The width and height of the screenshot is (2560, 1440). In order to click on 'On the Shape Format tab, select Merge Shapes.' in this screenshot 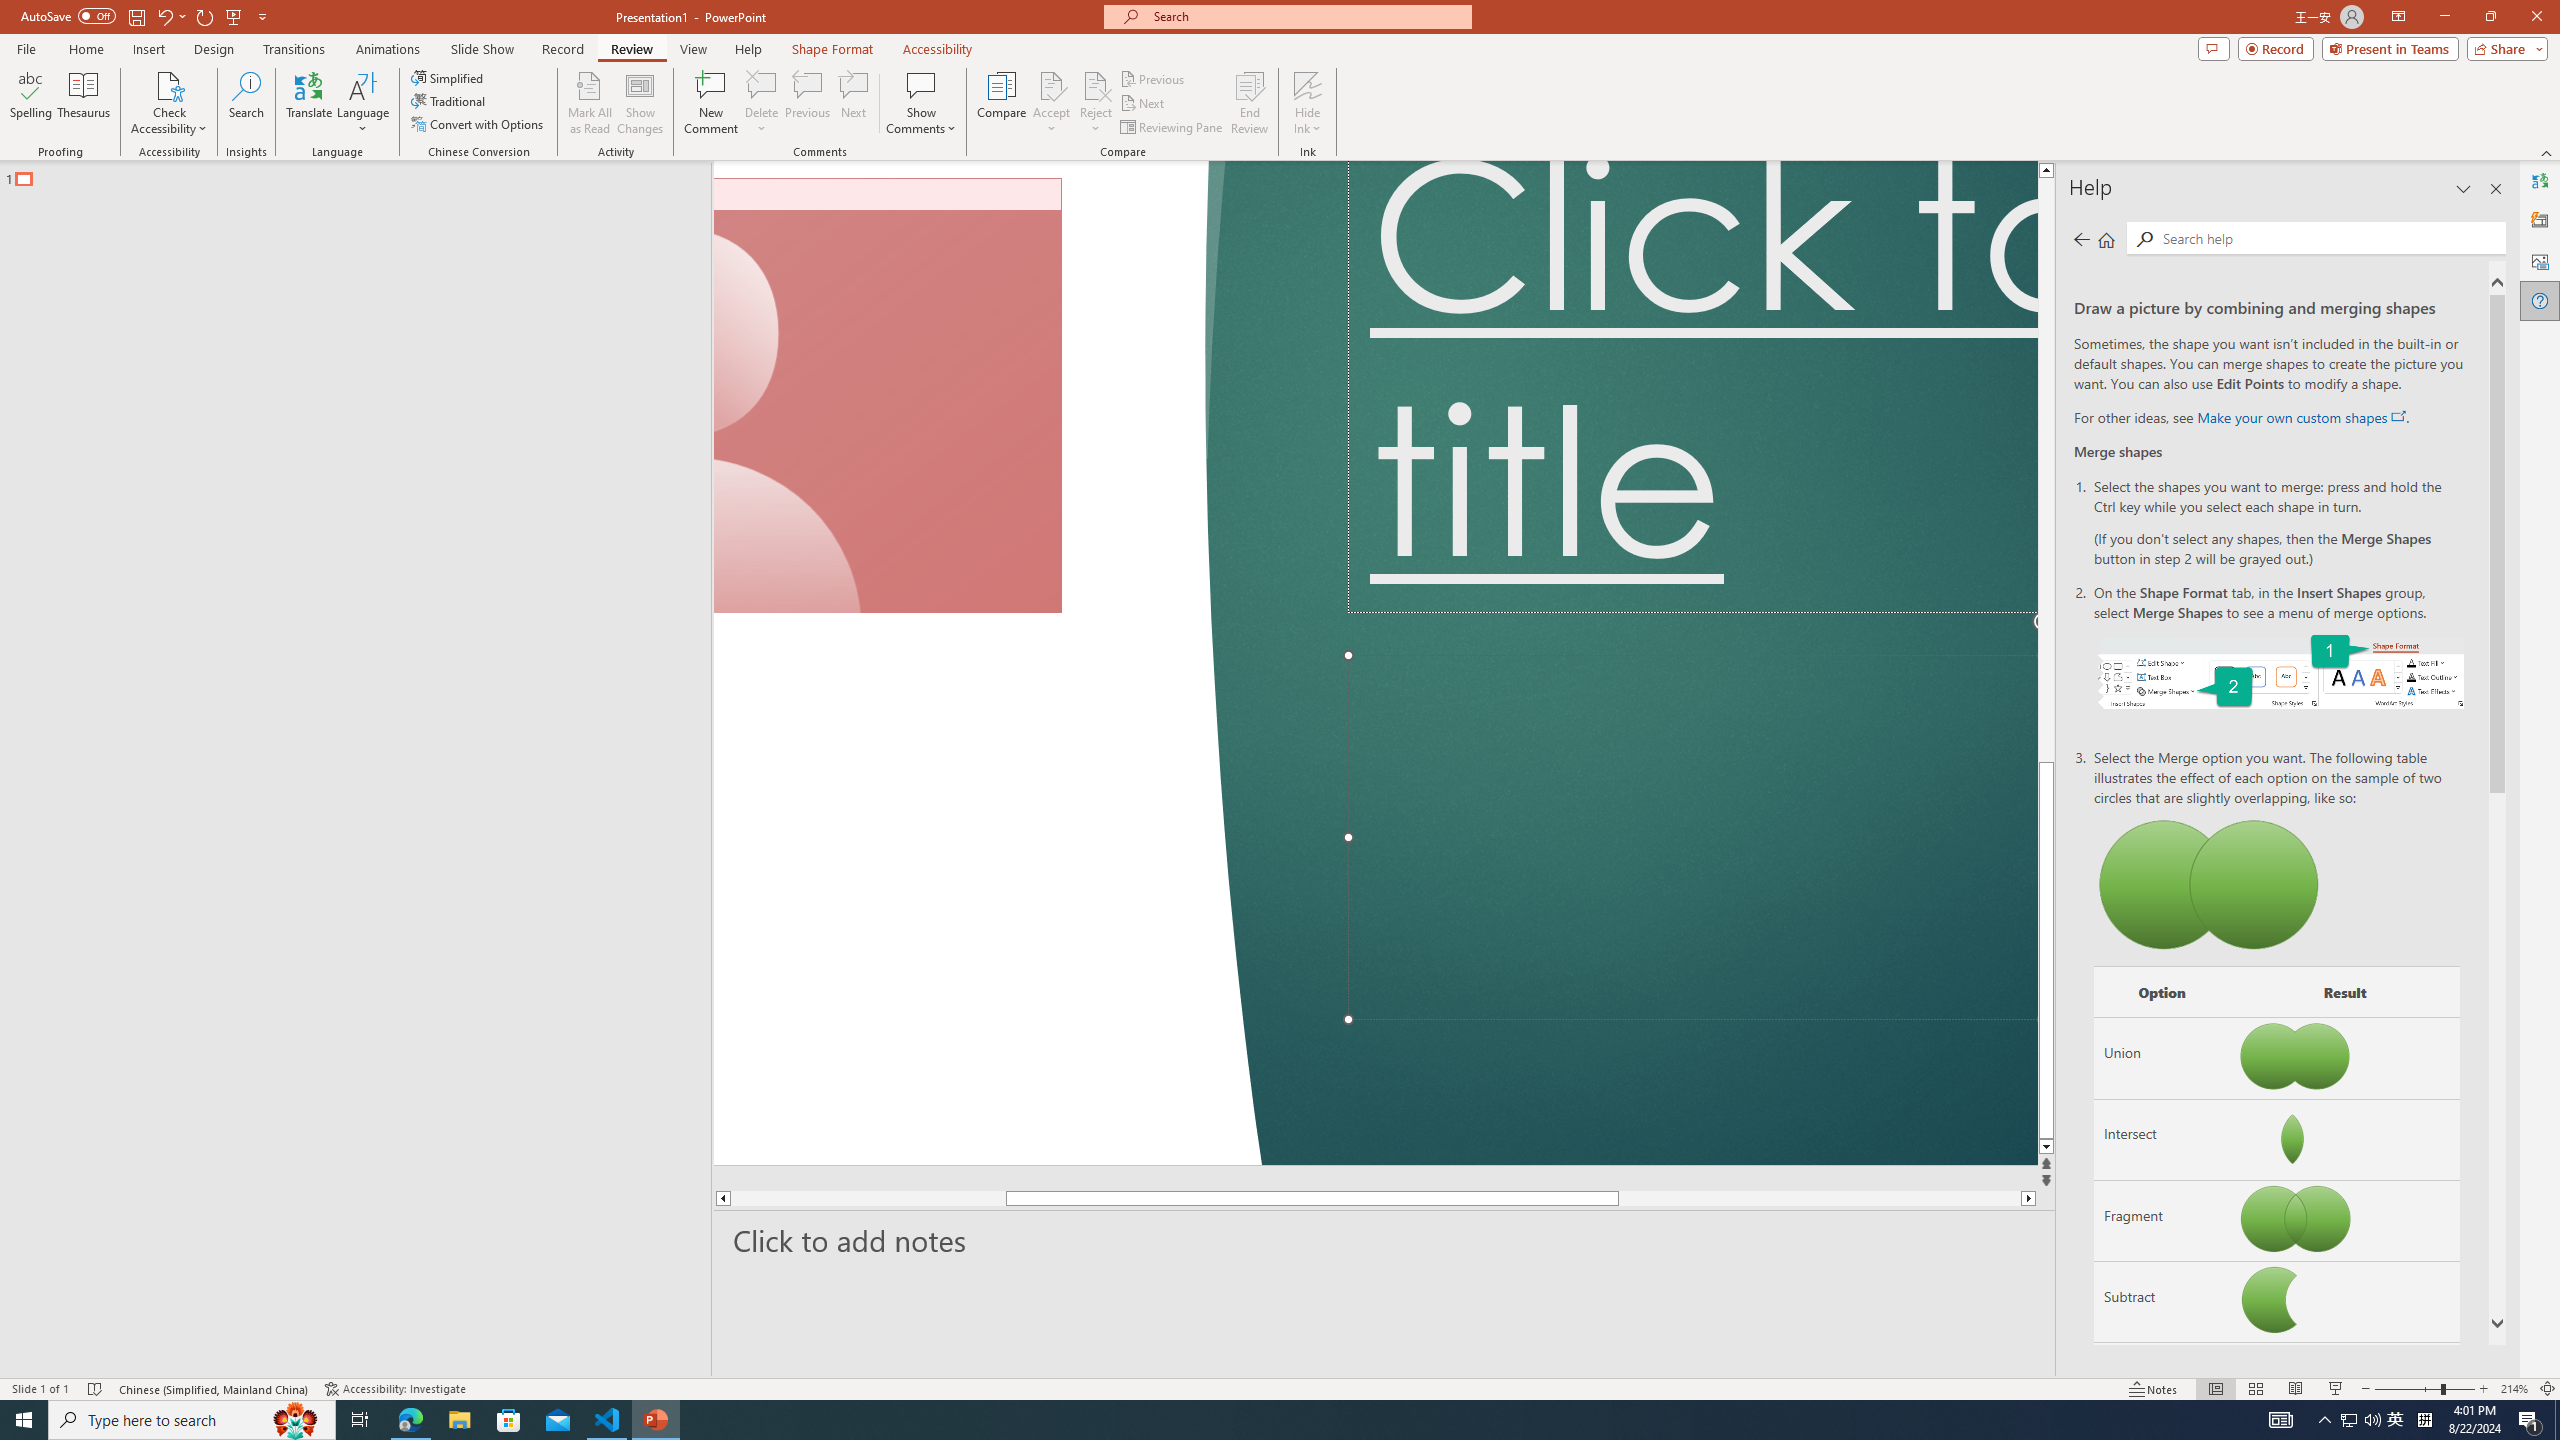, I will do `click(2279, 670)`.